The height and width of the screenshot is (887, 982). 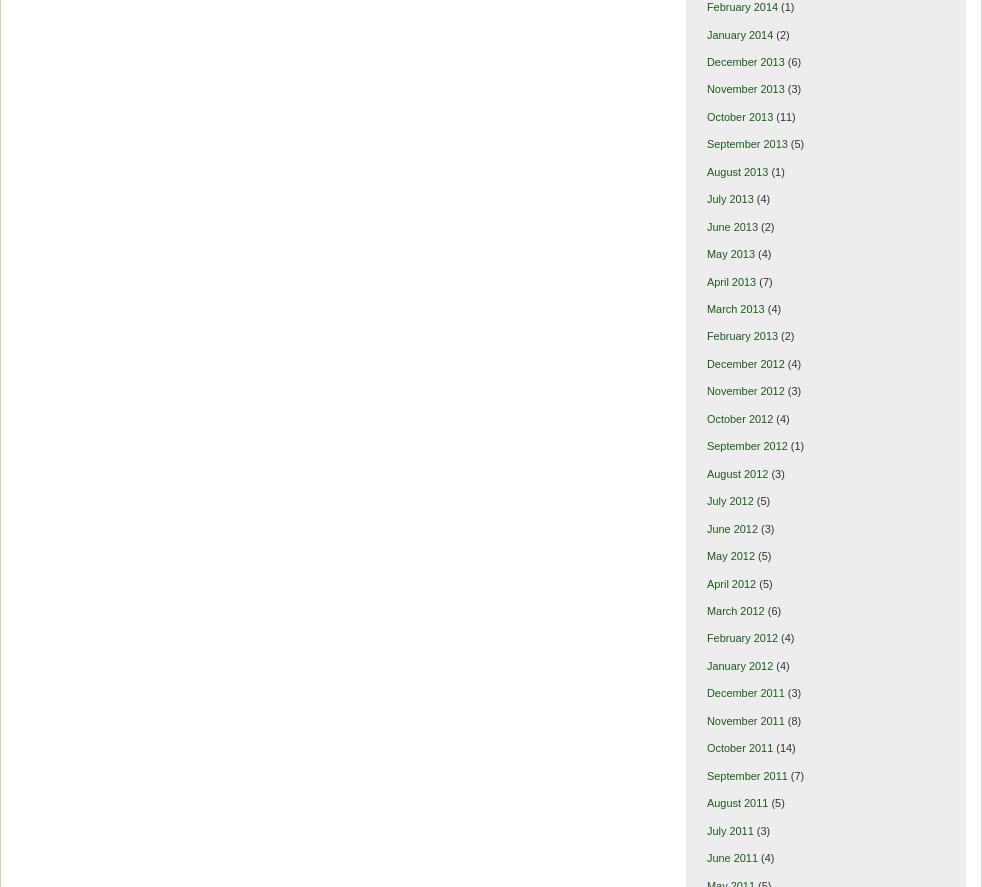 What do you see at coordinates (784, 747) in the screenshot?
I see `'(14)'` at bounding box center [784, 747].